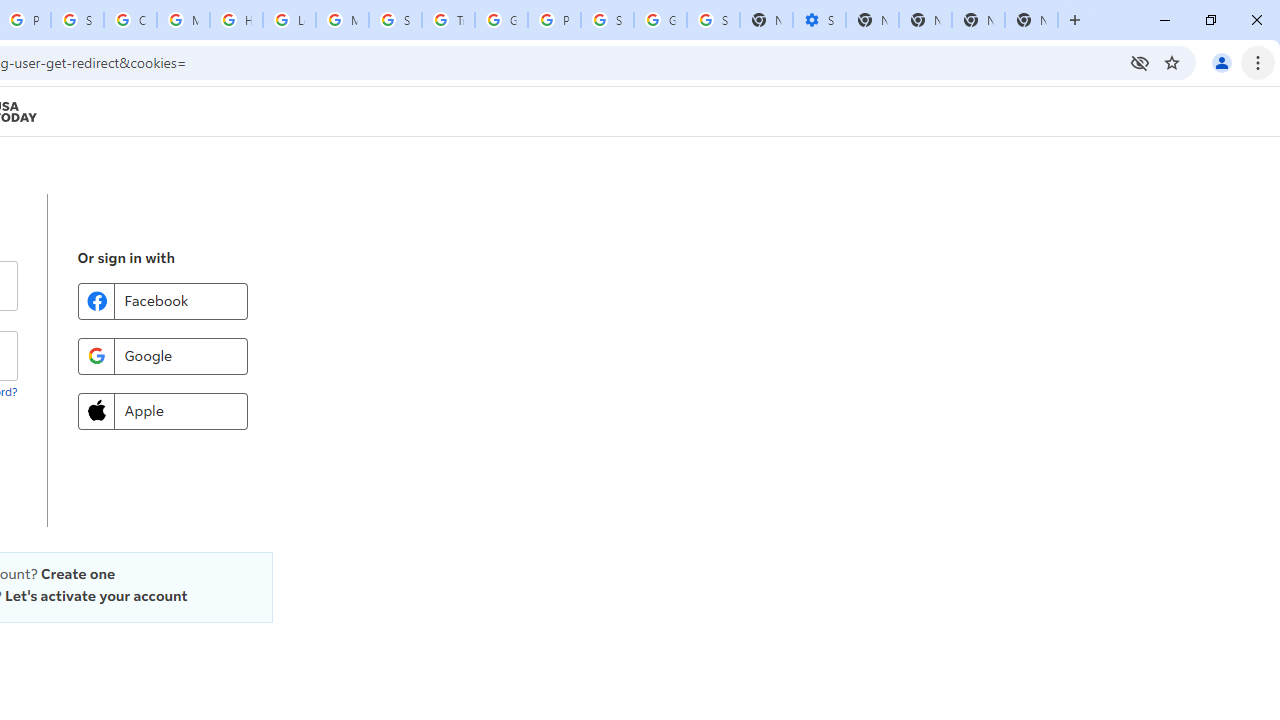 This screenshot has width=1280, height=720. What do you see at coordinates (162, 300) in the screenshot?
I see `'Facebook'` at bounding box center [162, 300].